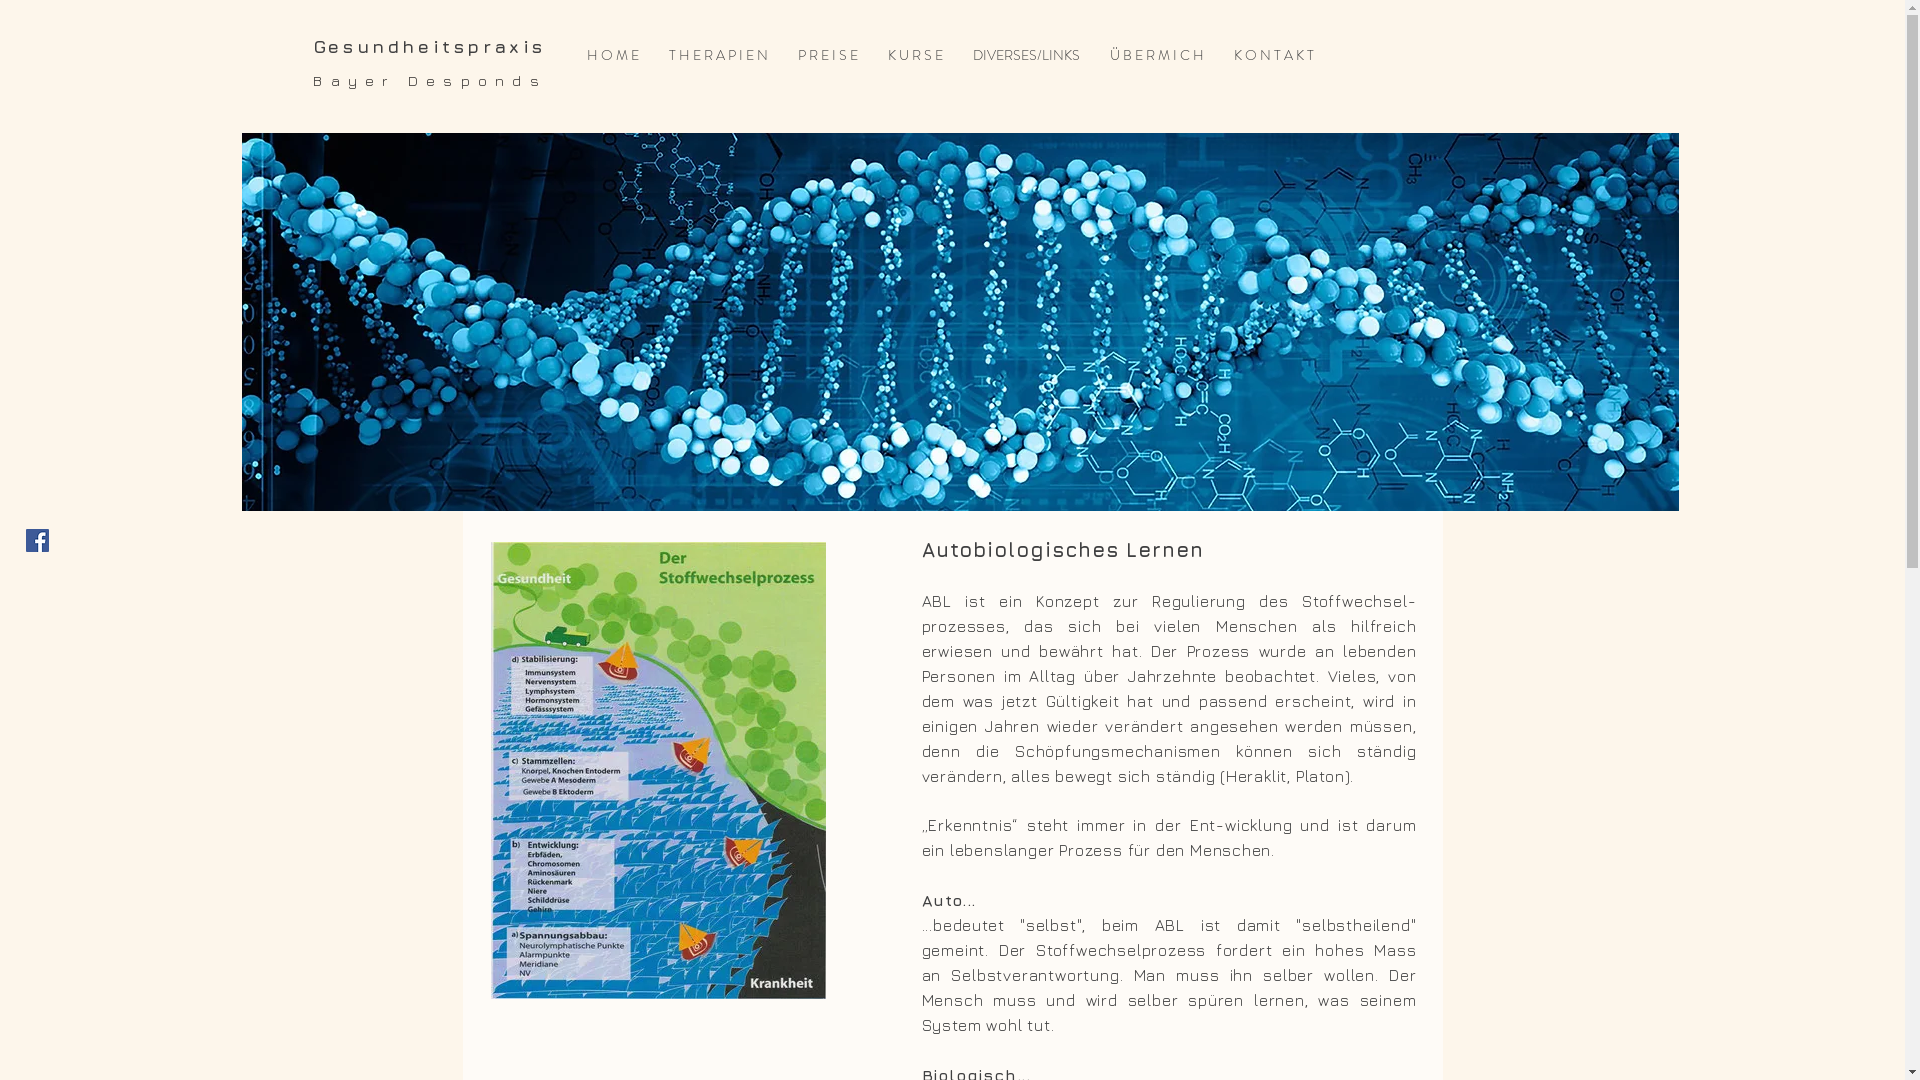 The width and height of the screenshot is (1920, 1080). I want to click on 'Gesundheitspraxis', so click(429, 45).